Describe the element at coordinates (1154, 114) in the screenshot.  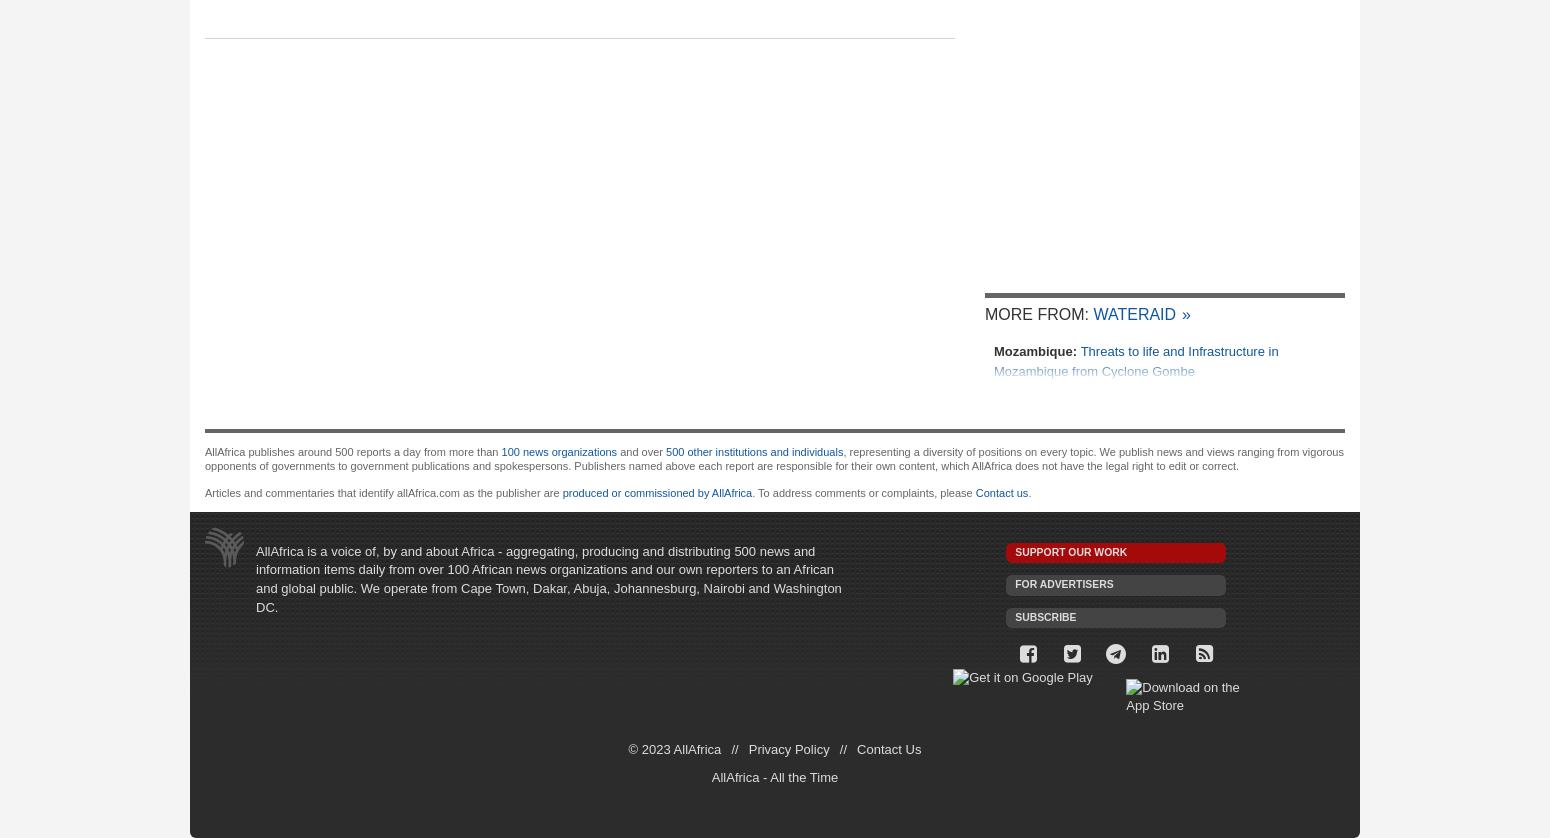
I see `'Ethiopia, Venezuela to Deepen Ties'` at that location.